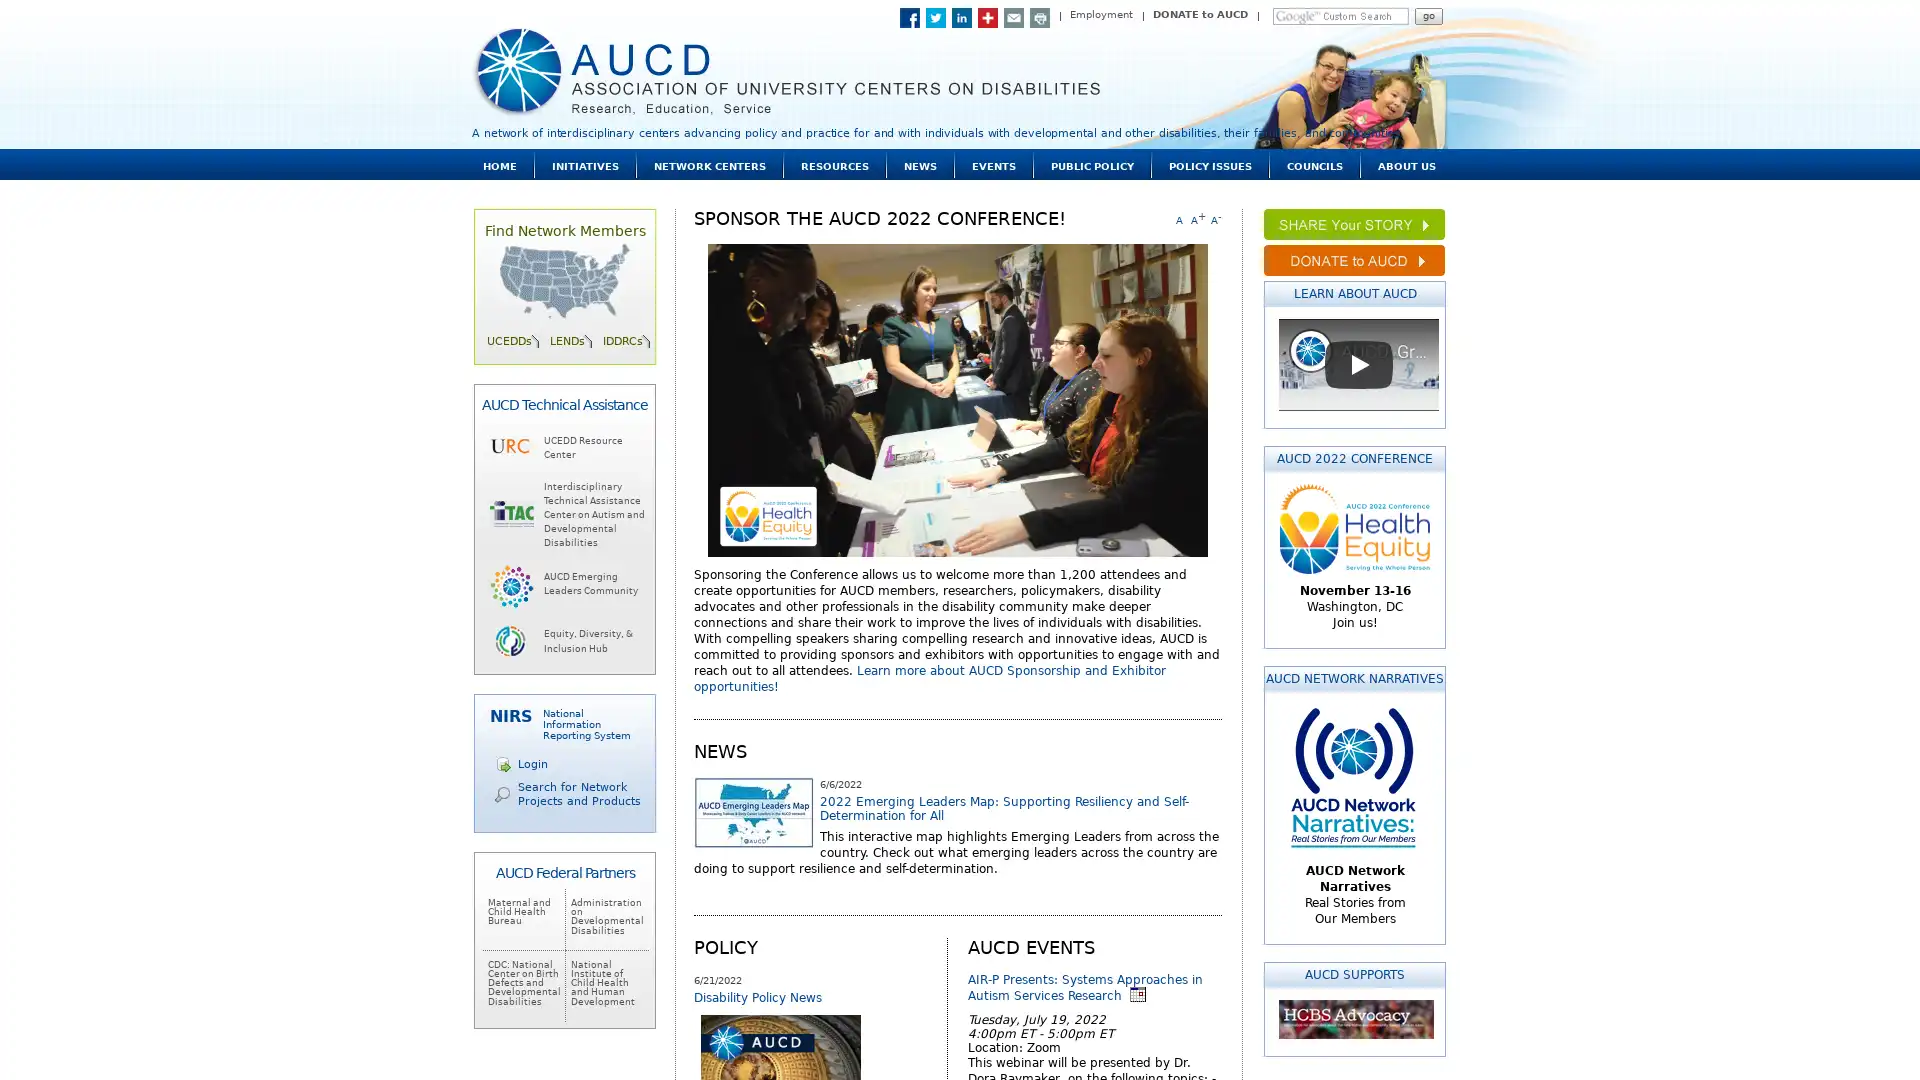  Describe the element at coordinates (1428, 16) in the screenshot. I see `go` at that location.